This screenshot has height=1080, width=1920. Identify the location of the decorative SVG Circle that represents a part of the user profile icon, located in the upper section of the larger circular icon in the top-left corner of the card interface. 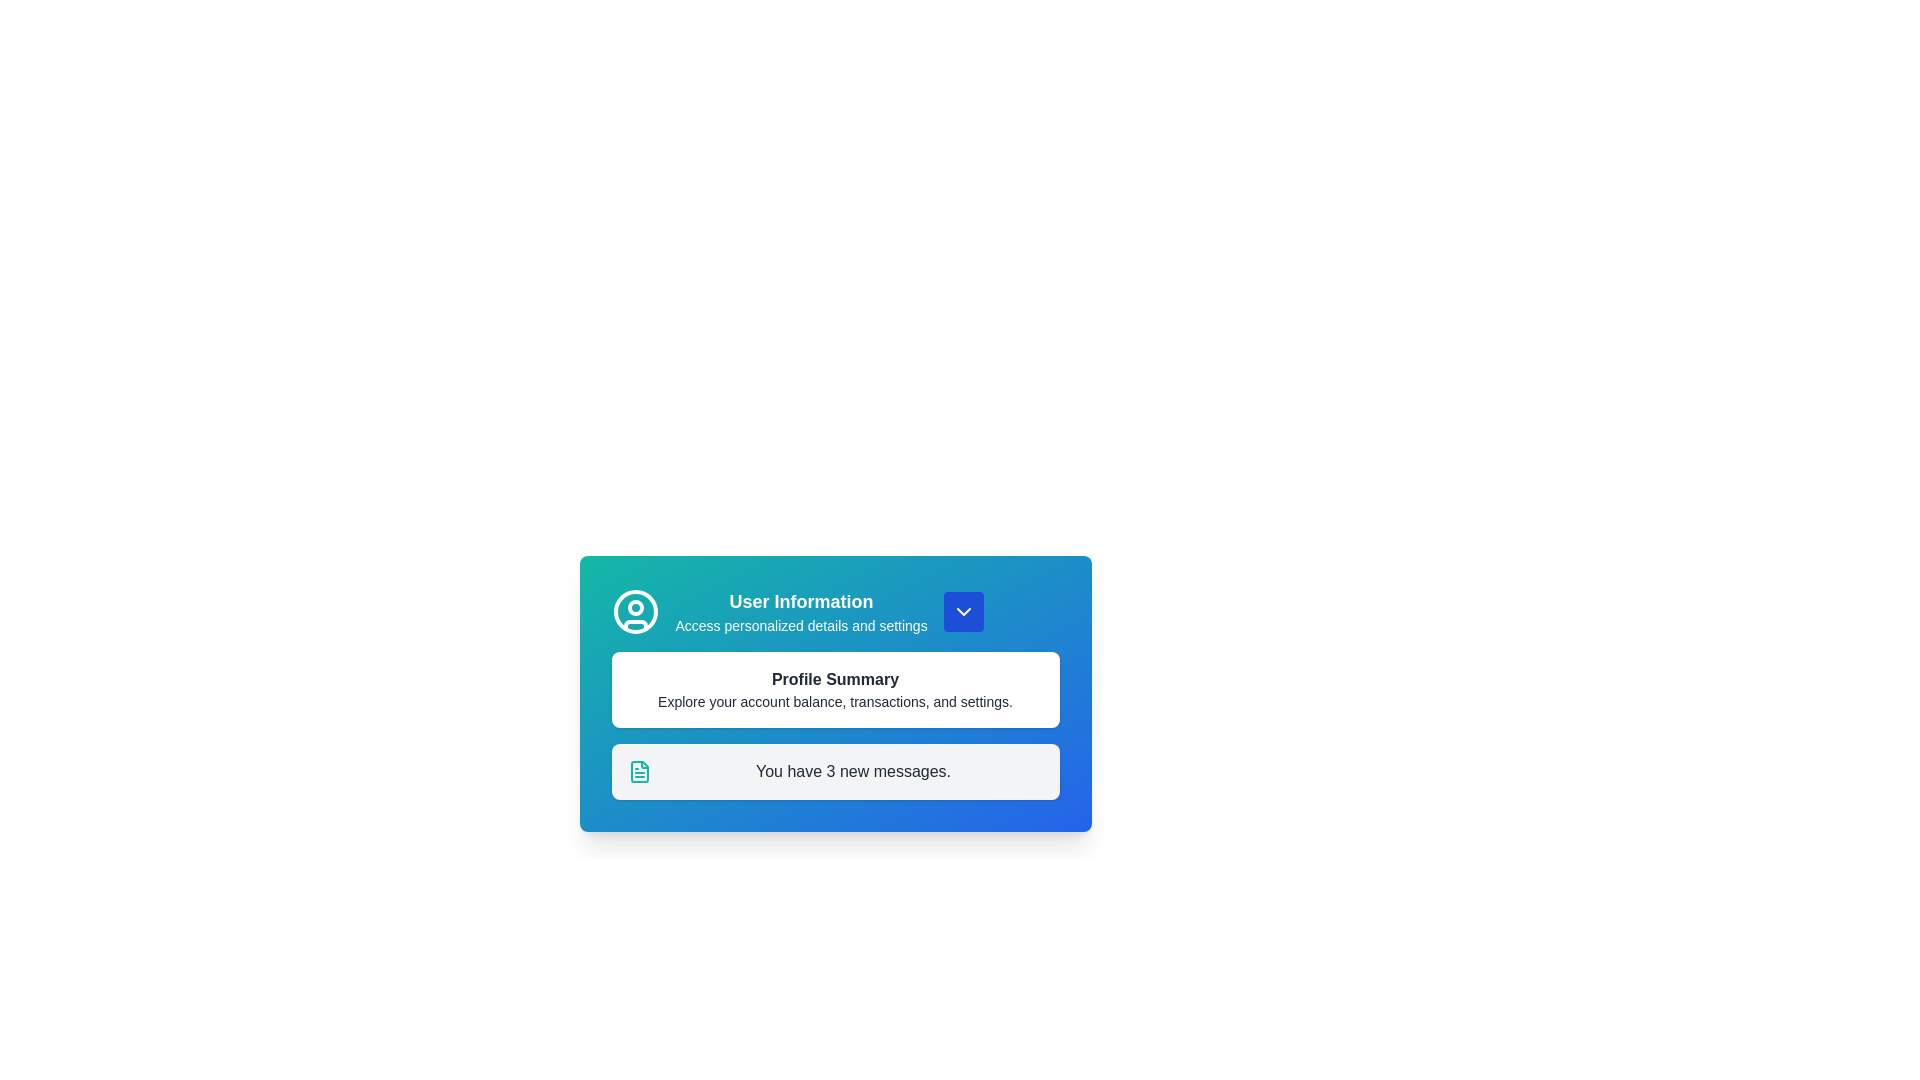
(634, 607).